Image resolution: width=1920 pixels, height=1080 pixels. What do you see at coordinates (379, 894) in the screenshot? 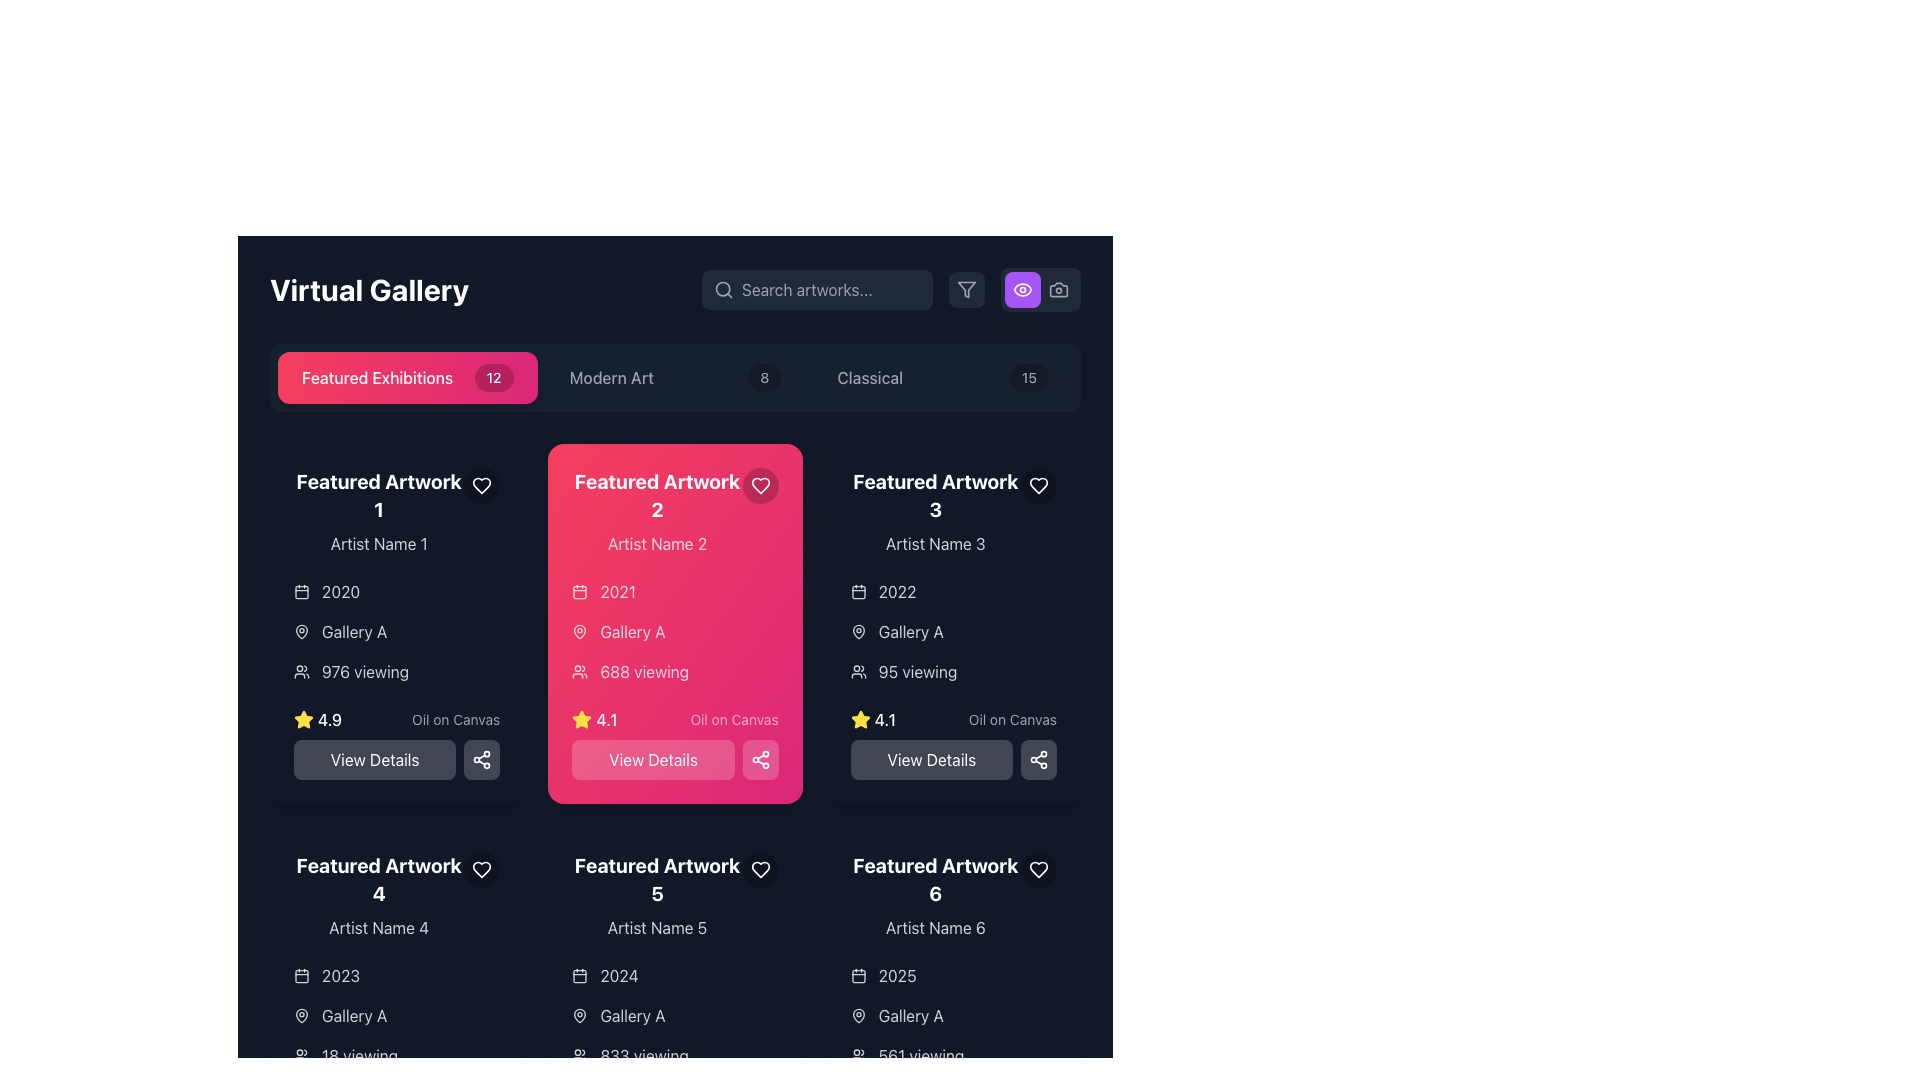
I see `the text display element that shows 'Featured Artwork 4' and 'Artist Name 4', located in the bottom-left section of the grid of artworks` at bounding box center [379, 894].